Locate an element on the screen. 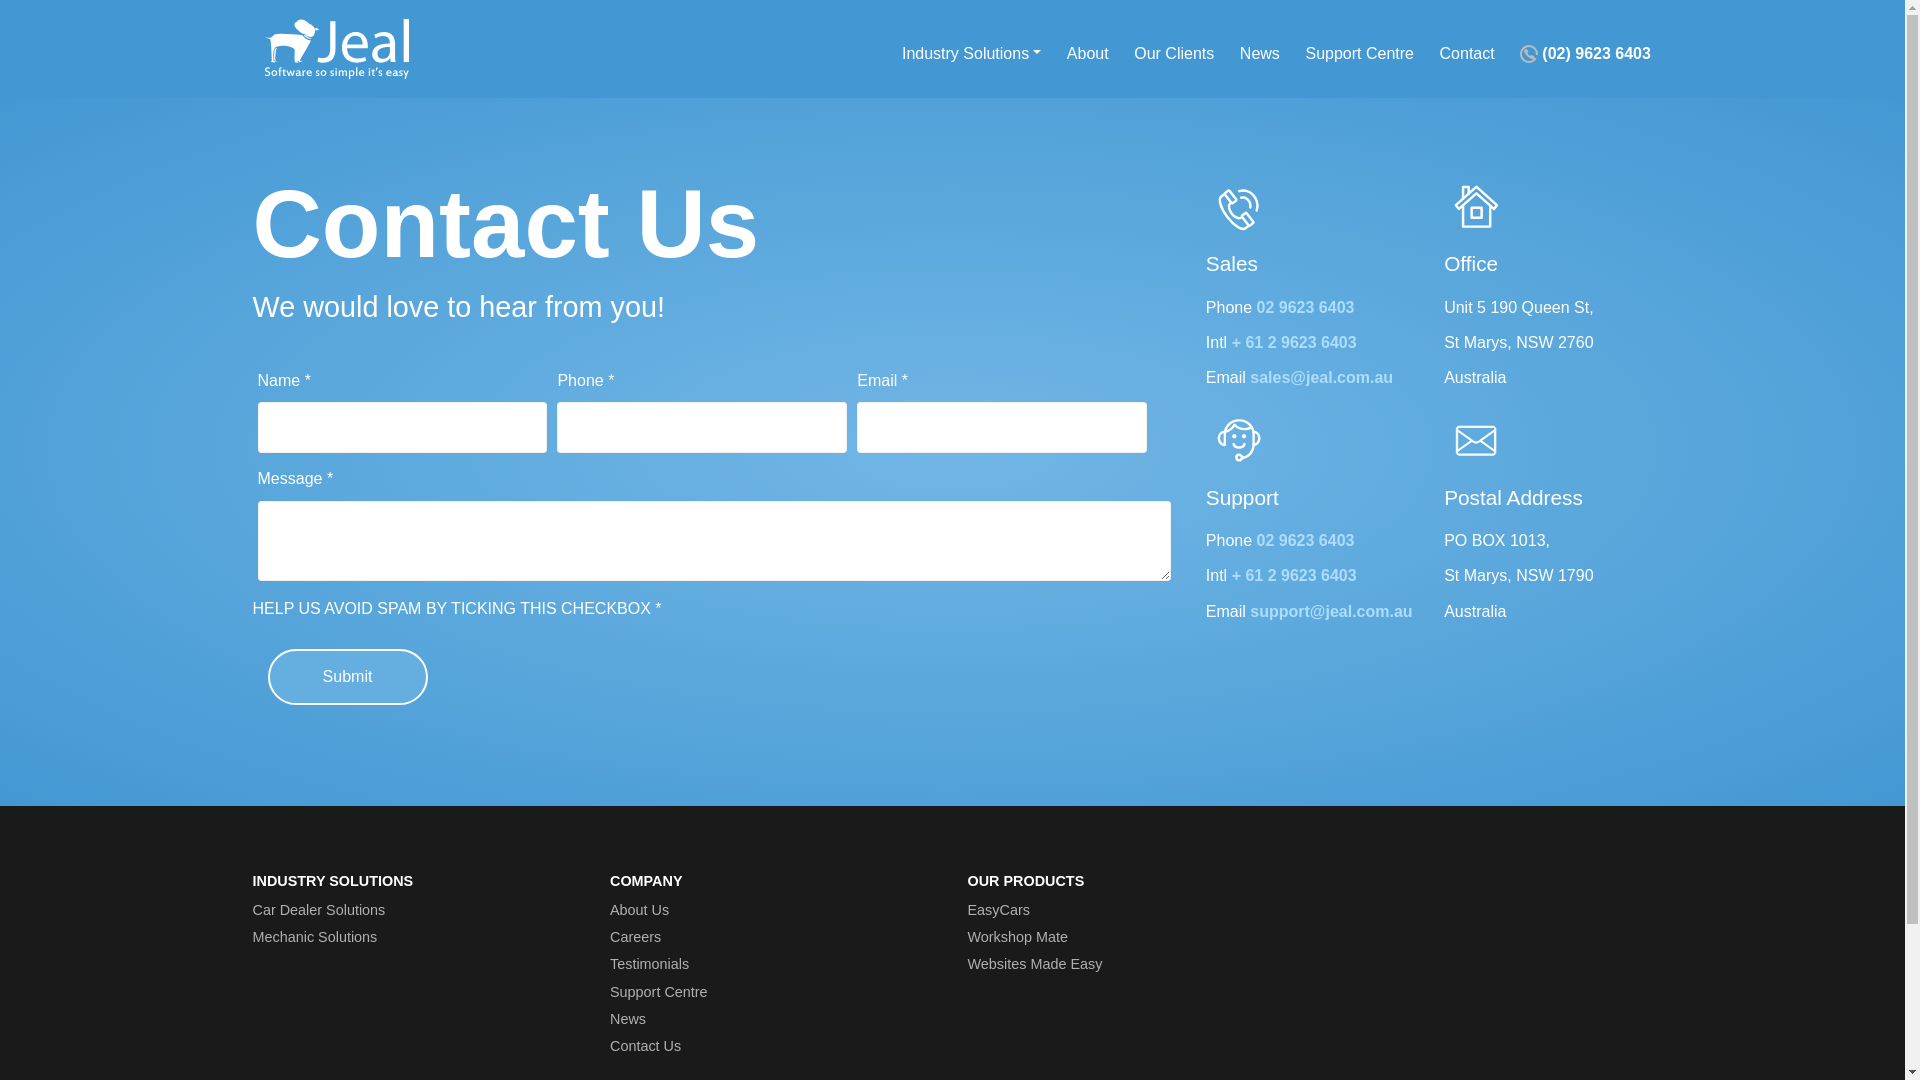 The height and width of the screenshot is (1080, 1920). 'Mechanic Solutions' is located at coordinates (313, 937).